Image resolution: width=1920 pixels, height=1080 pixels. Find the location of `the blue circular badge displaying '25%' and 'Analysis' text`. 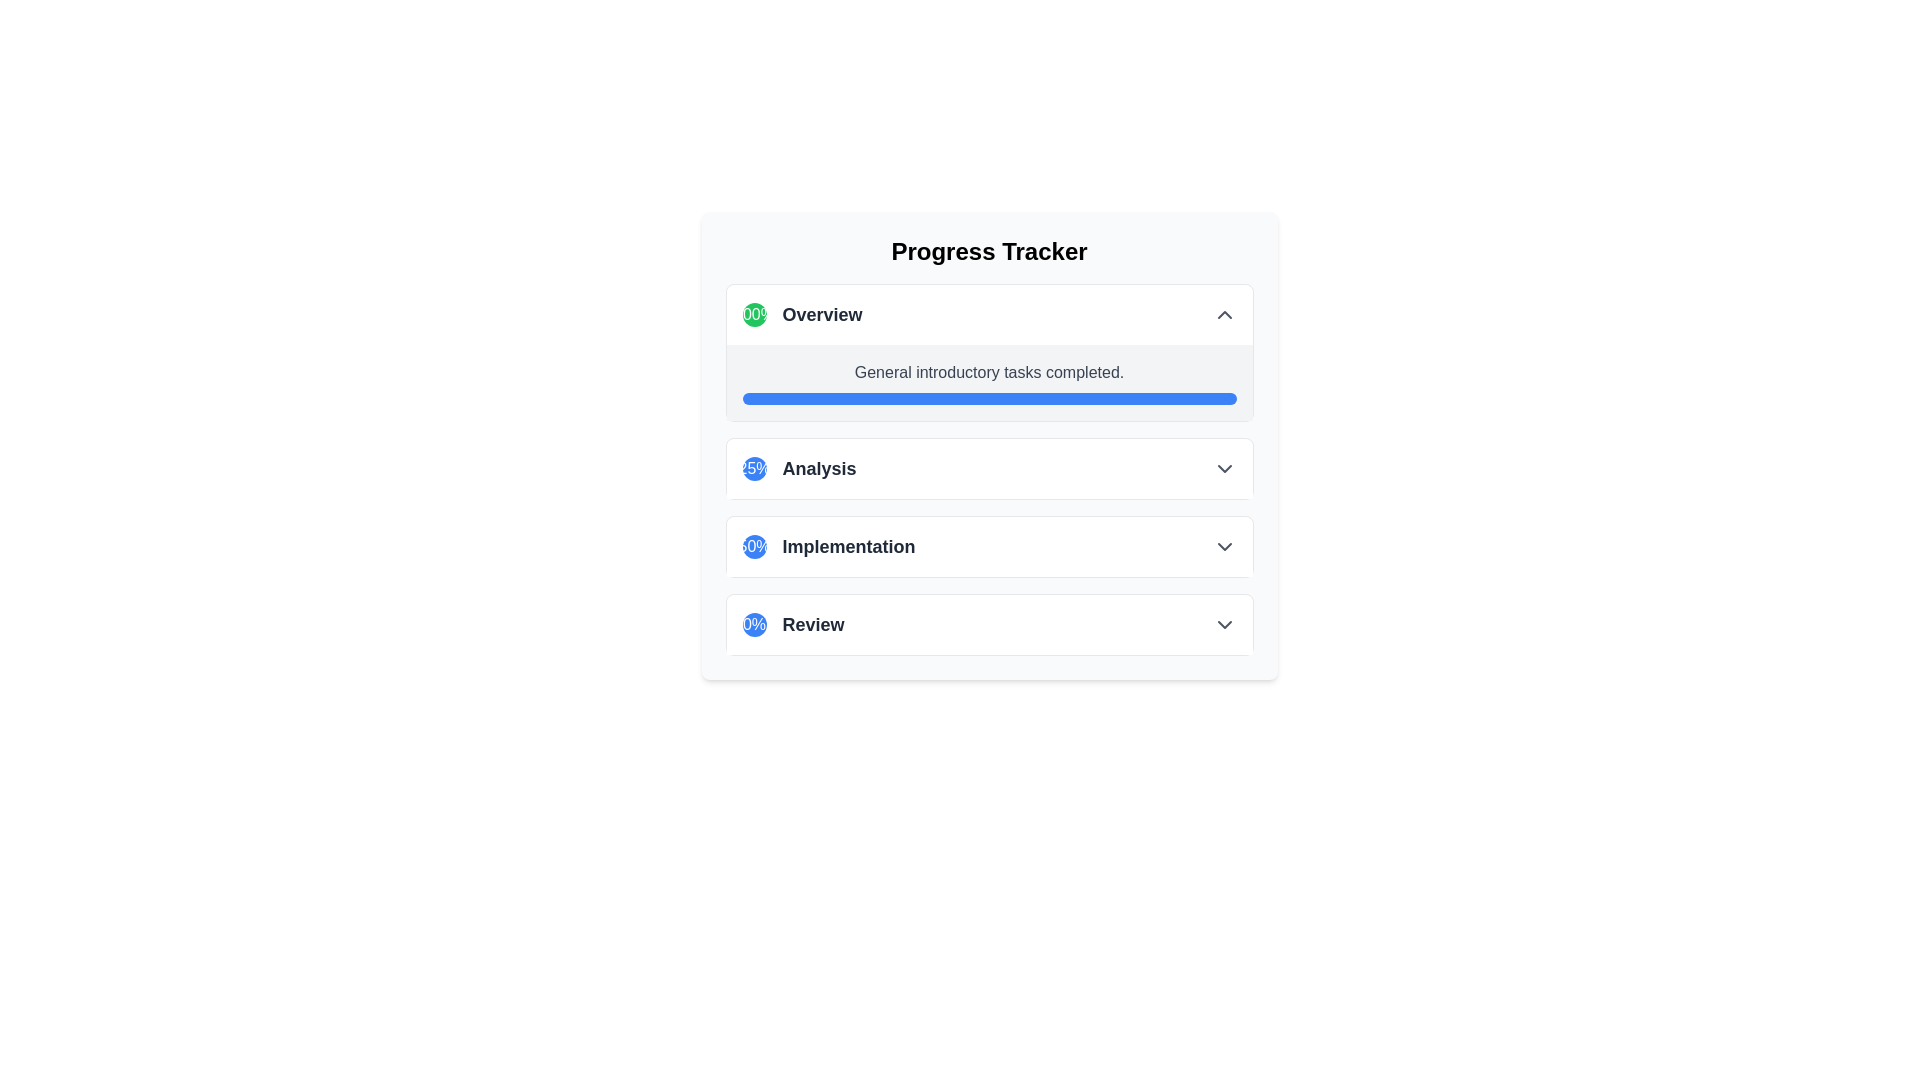

the blue circular badge displaying '25%' and 'Analysis' text is located at coordinates (798, 469).